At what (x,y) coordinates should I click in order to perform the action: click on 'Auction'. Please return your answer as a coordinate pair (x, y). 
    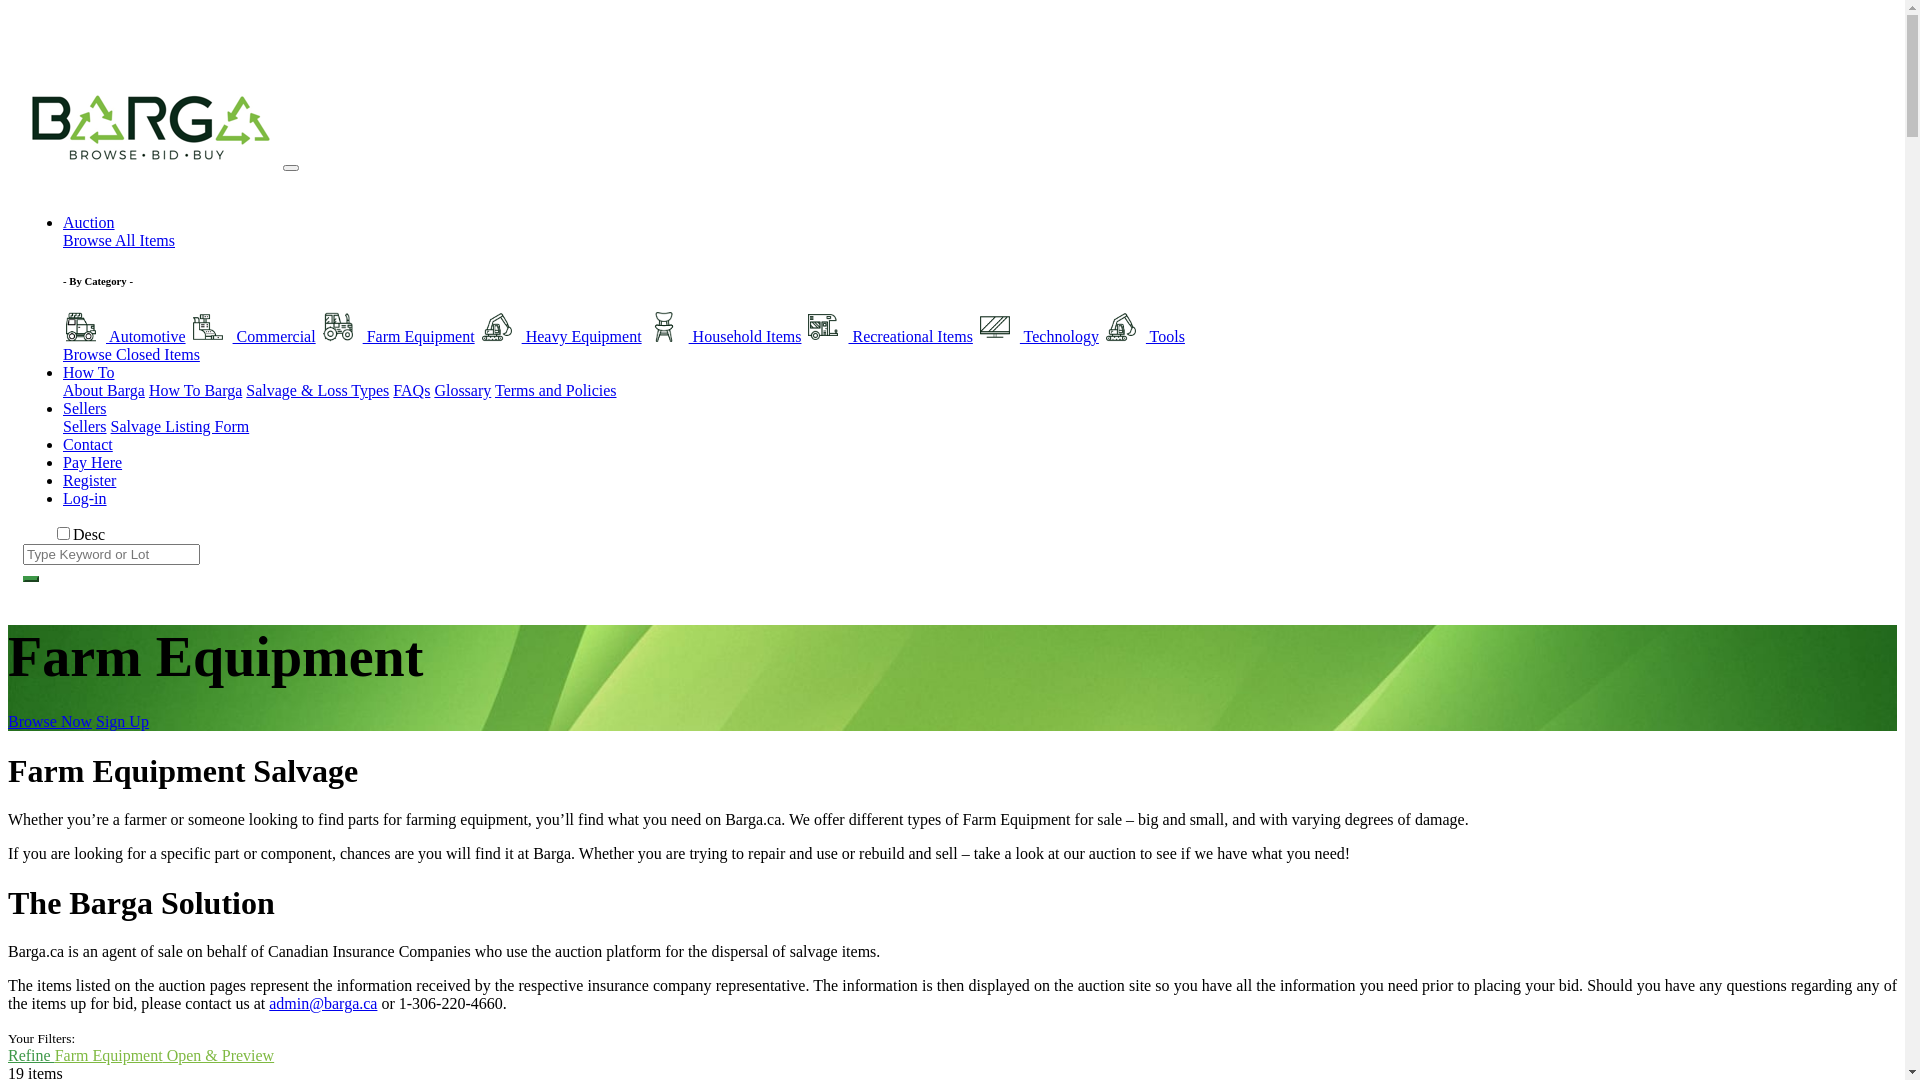
    Looking at the image, I should click on (88, 222).